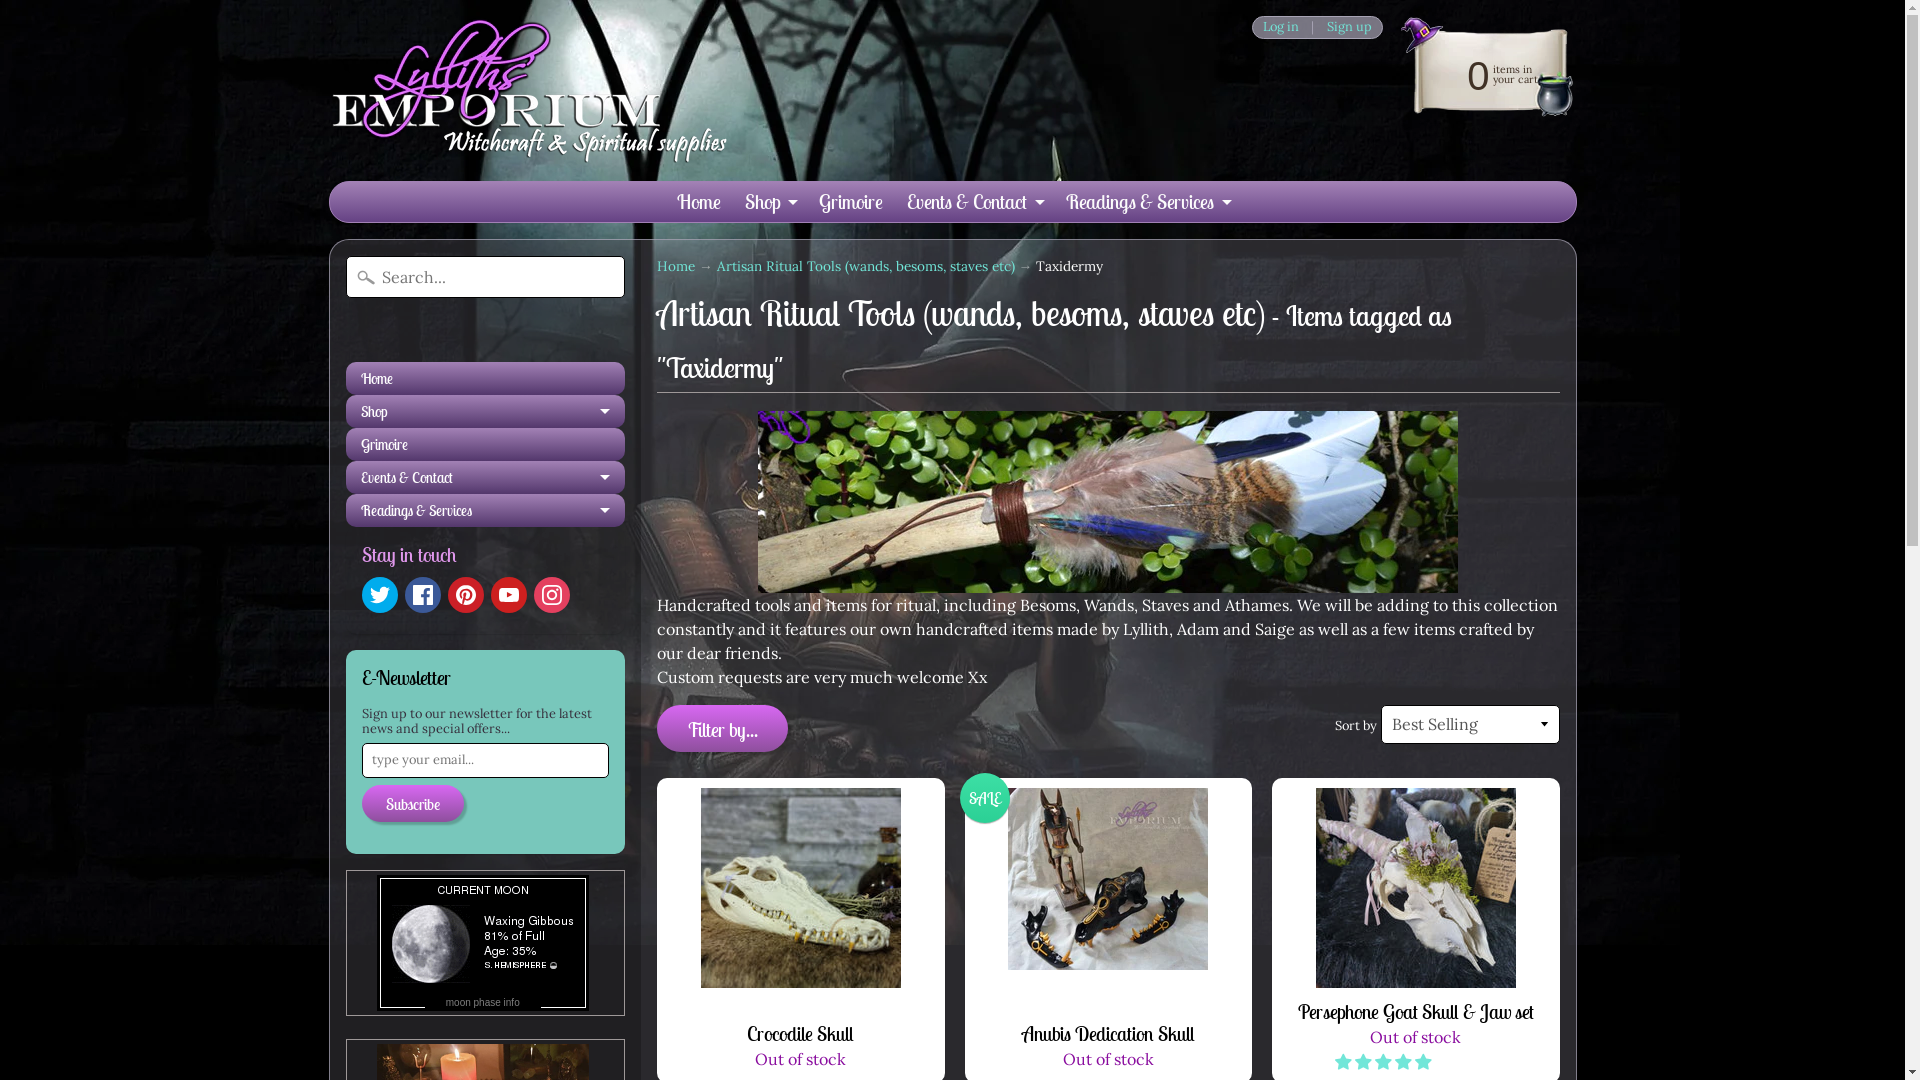 Image resolution: width=1920 pixels, height=1080 pixels. Describe the element at coordinates (533, 593) in the screenshot. I see `'Instagram'` at that location.